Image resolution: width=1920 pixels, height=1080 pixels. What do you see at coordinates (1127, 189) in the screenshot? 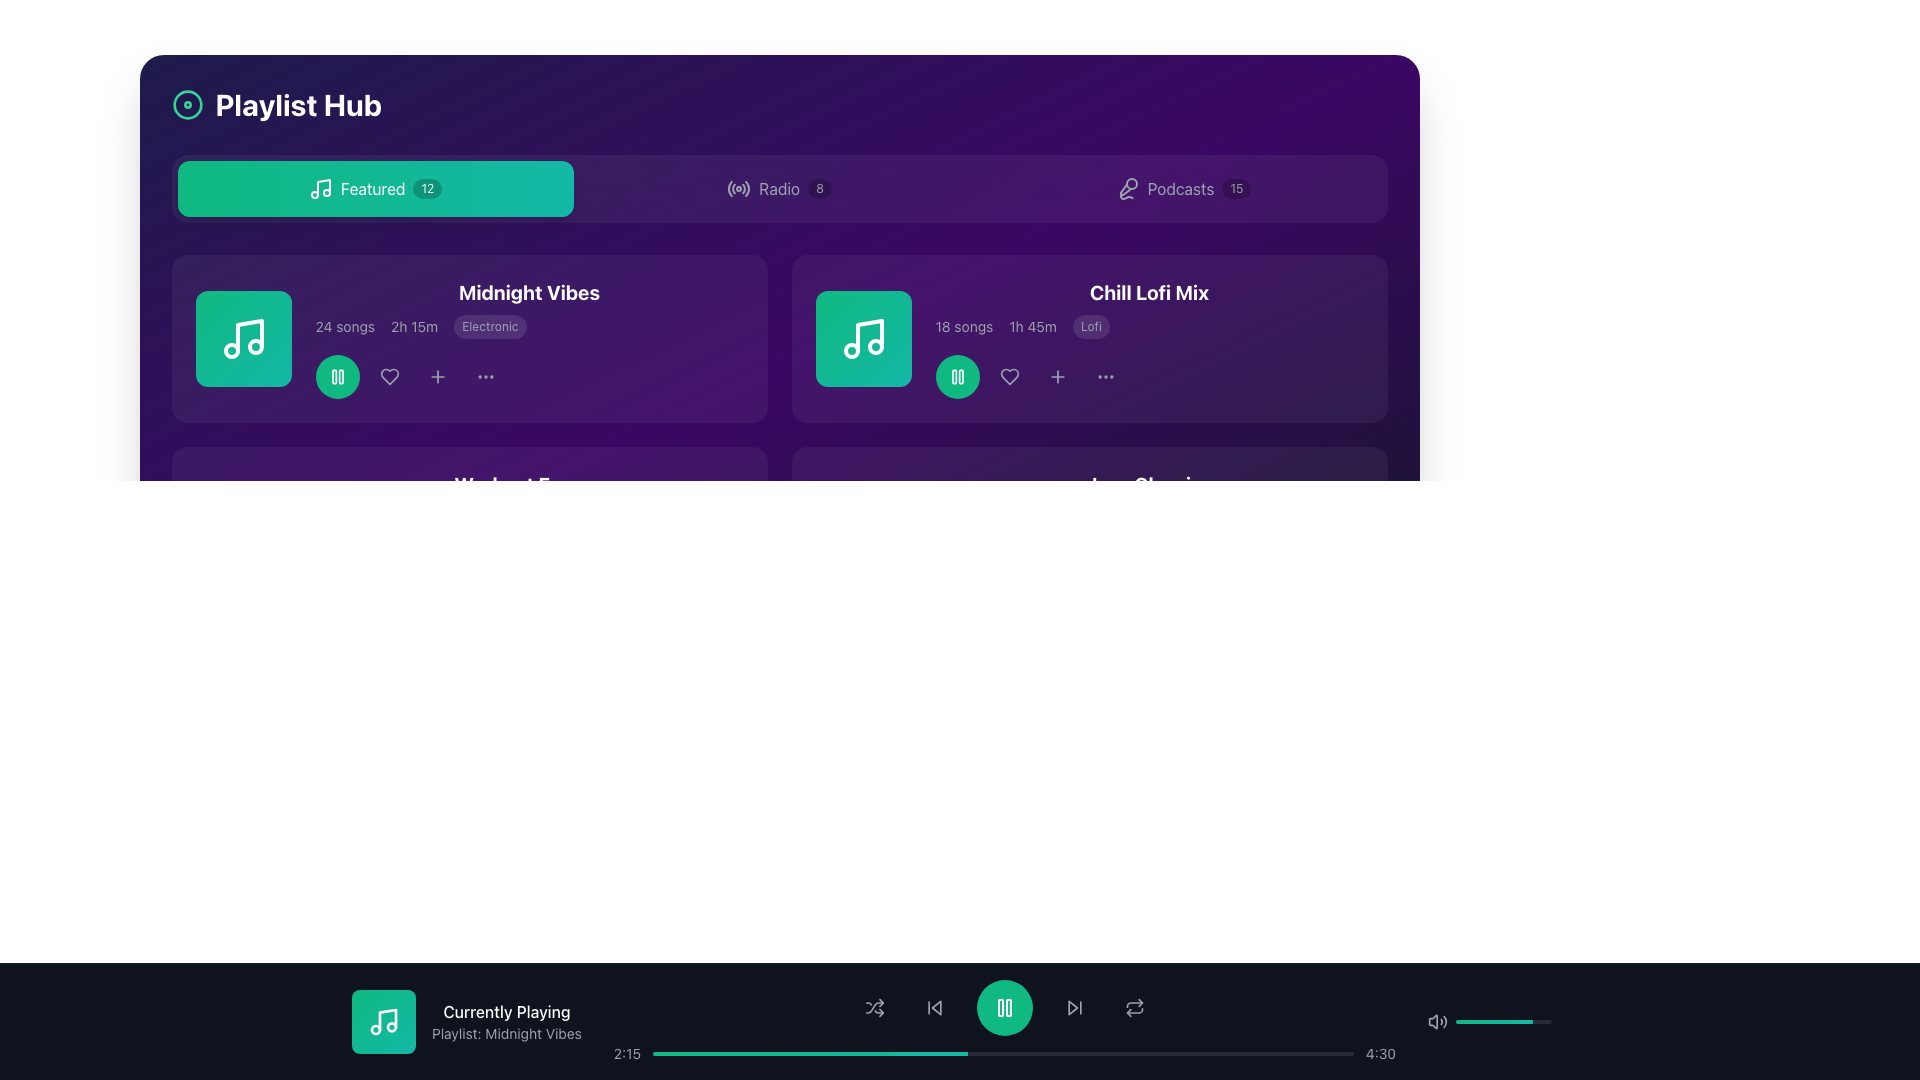
I see `the microphone icon in the top right section of the interface, which is styled as an outline graphic and is located next to the 'Podcasts' label and a badge indicating '15'` at bounding box center [1127, 189].